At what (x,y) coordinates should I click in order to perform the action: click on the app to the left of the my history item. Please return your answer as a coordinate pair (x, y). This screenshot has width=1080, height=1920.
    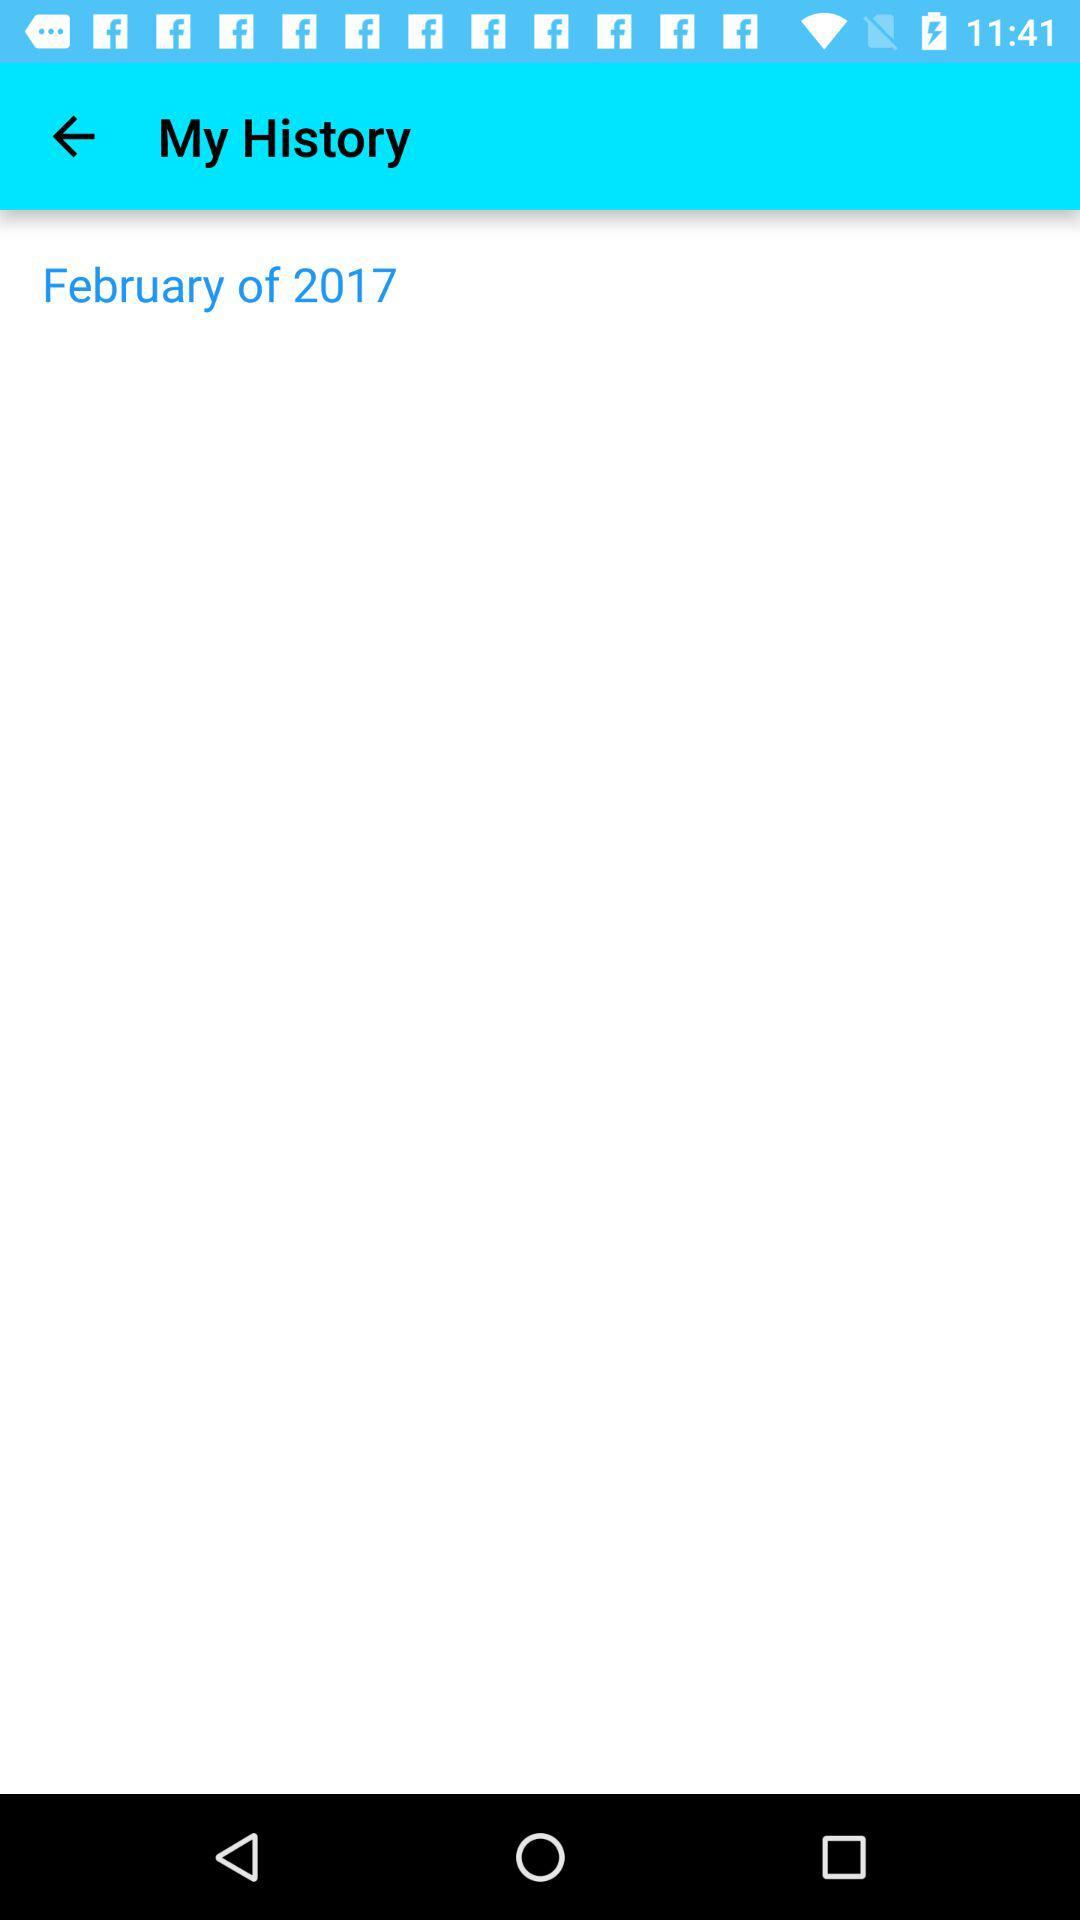
    Looking at the image, I should click on (72, 135).